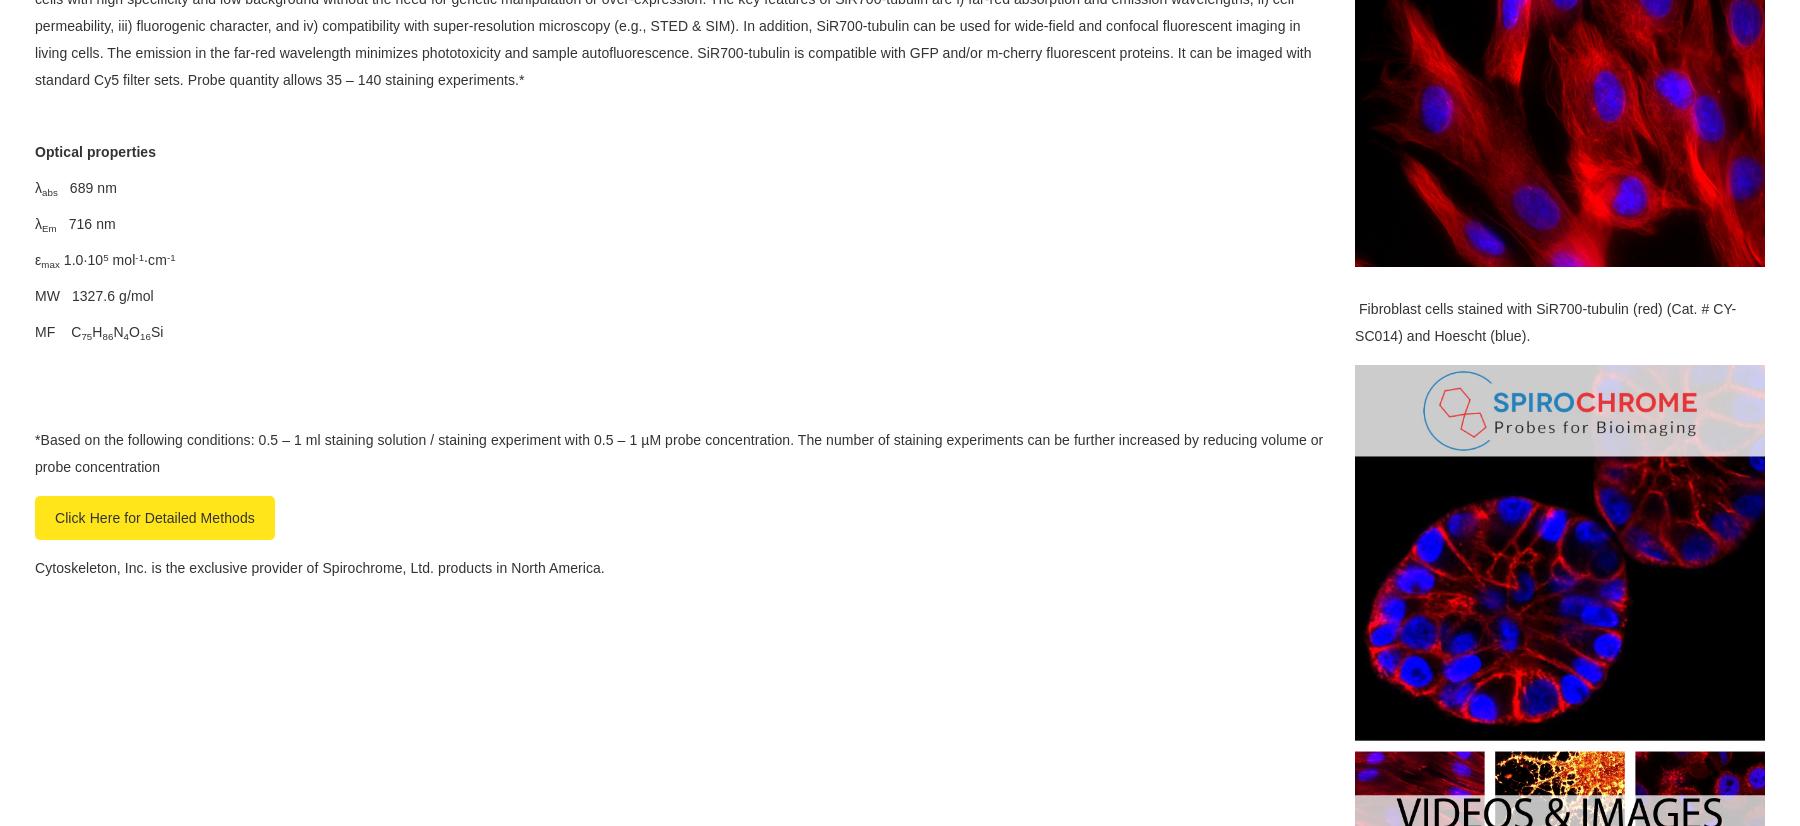 Image resolution: width=1800 pixels, height=826 pixels. What do you see at coordinates (154, 260) in the screenshot?
I see `'·cm'` at bounding box center [154, 260].